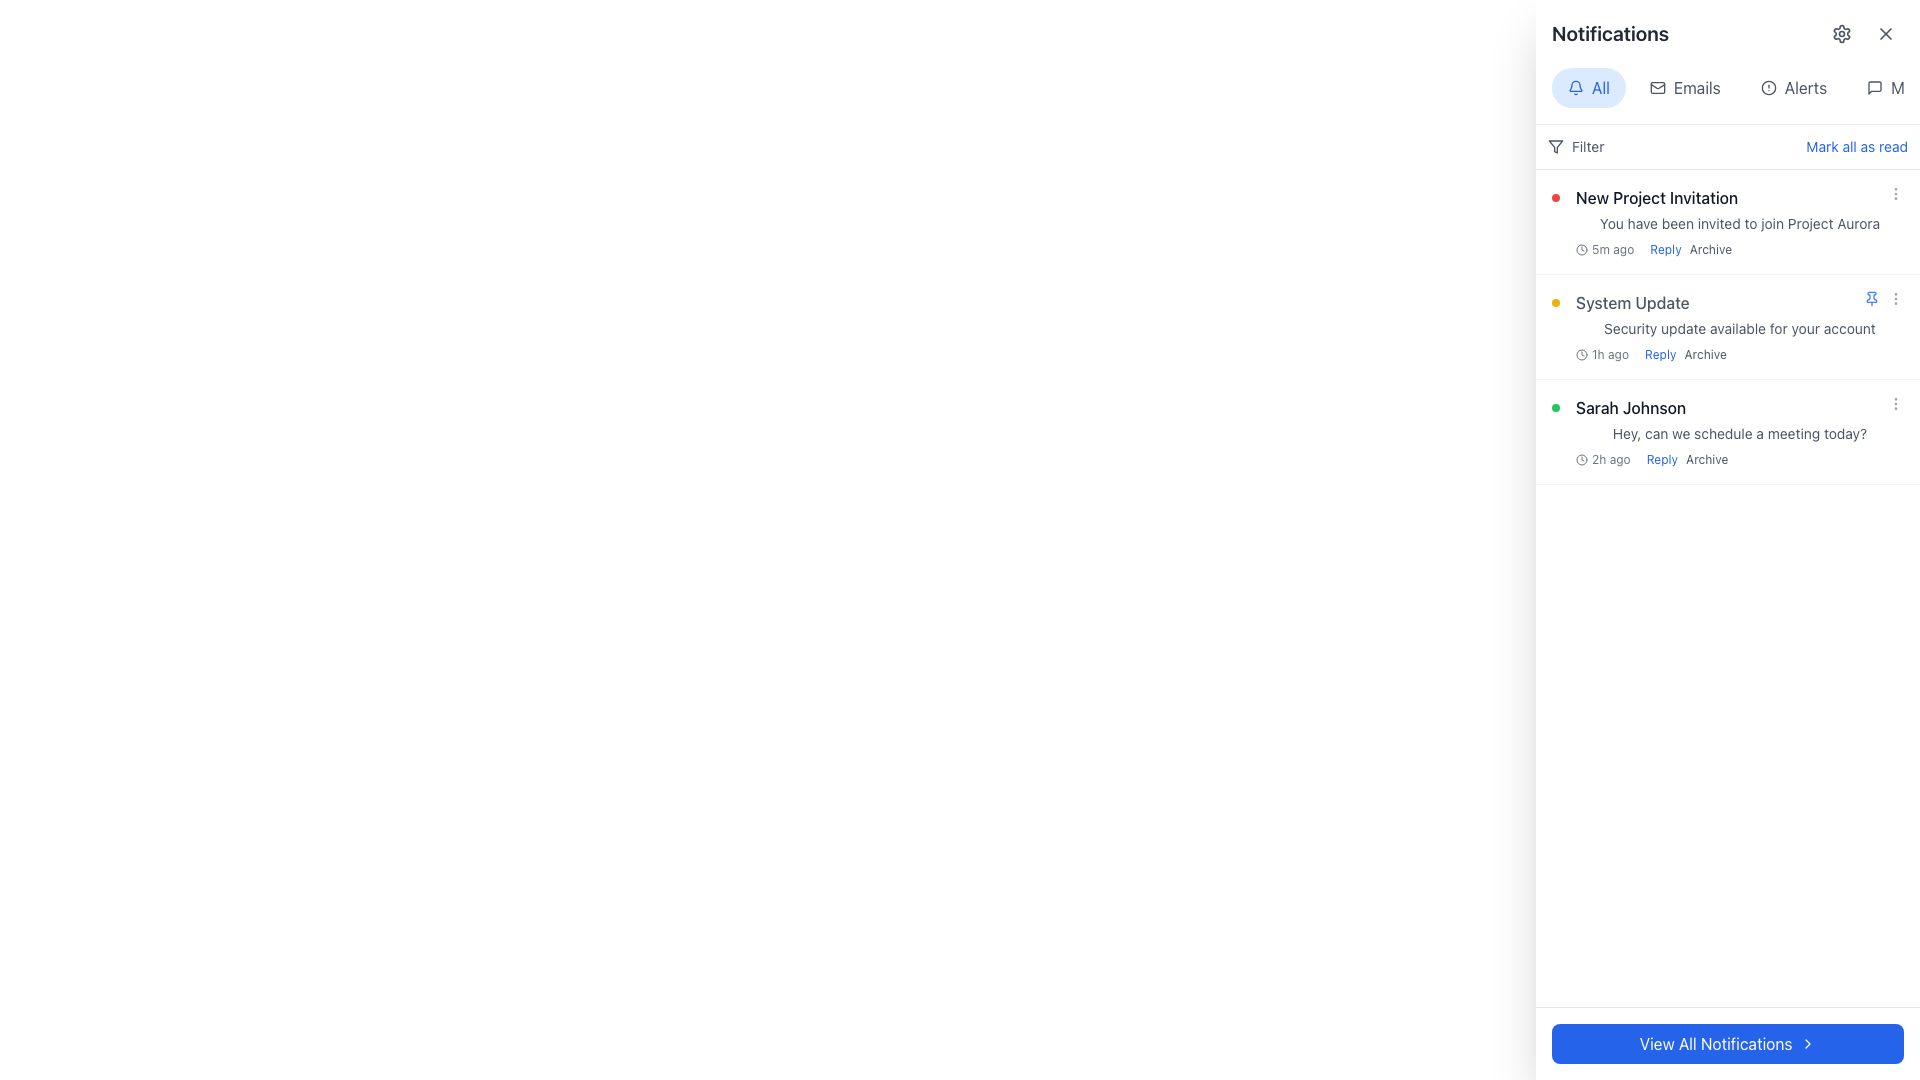 The width and height of the screenshot is (1920, 1080). What do you see at coordinates (1631, 407) in the screenshot?
I see `the text label displaying the sender's or subject's name in the notification, which is positioned to the right of a green circular icon` at bounding box center [1631, 407].